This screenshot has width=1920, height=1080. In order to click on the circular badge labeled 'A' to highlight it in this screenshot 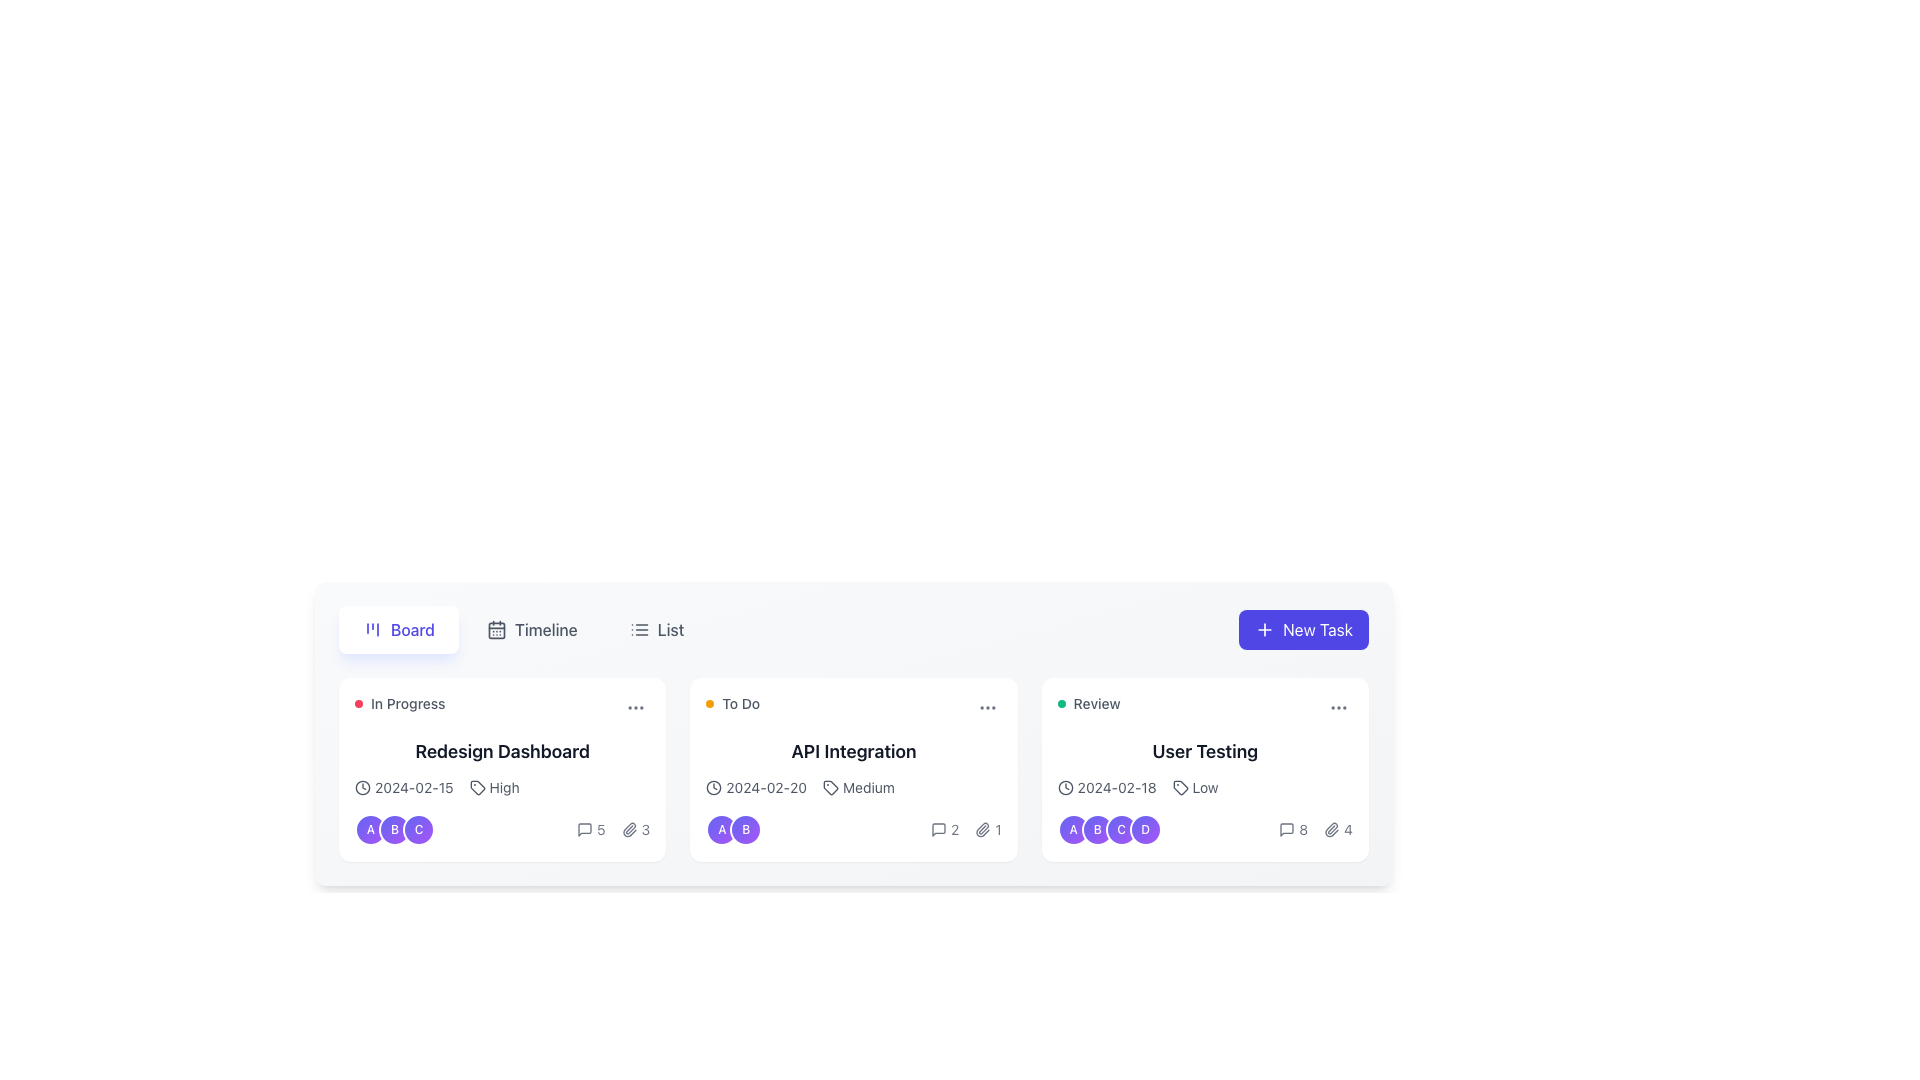, I will do `click(1072, 829)`.